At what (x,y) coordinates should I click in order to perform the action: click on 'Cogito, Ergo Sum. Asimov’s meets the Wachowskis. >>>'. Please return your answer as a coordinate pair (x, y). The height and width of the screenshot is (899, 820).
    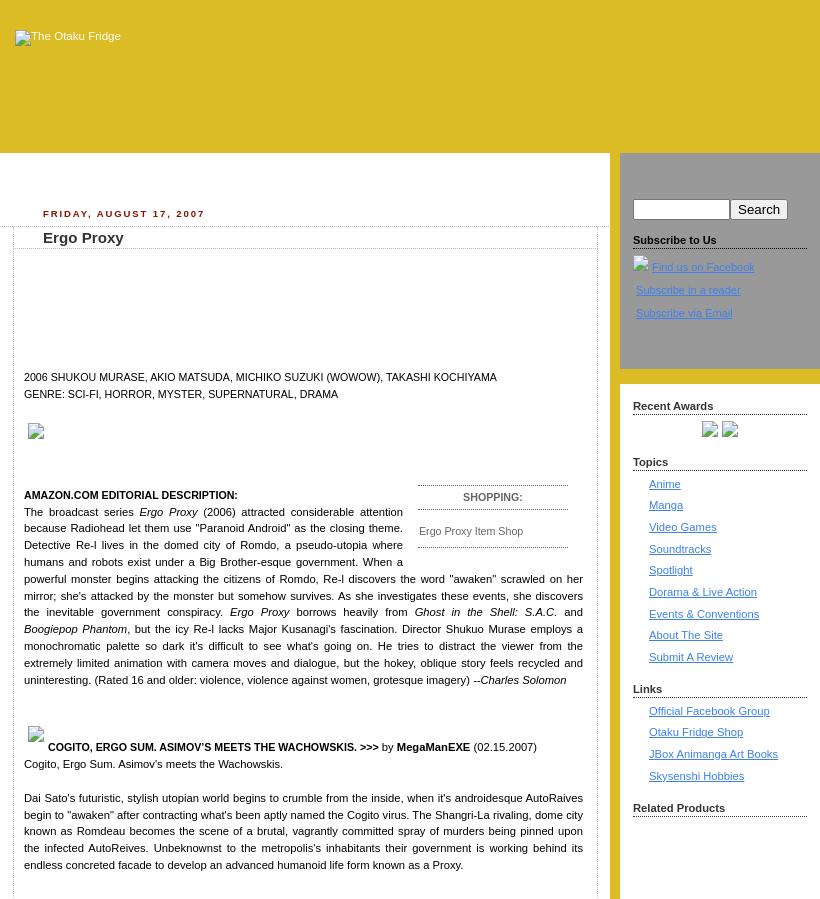
    Looking at the image, I should click on (212, 745).